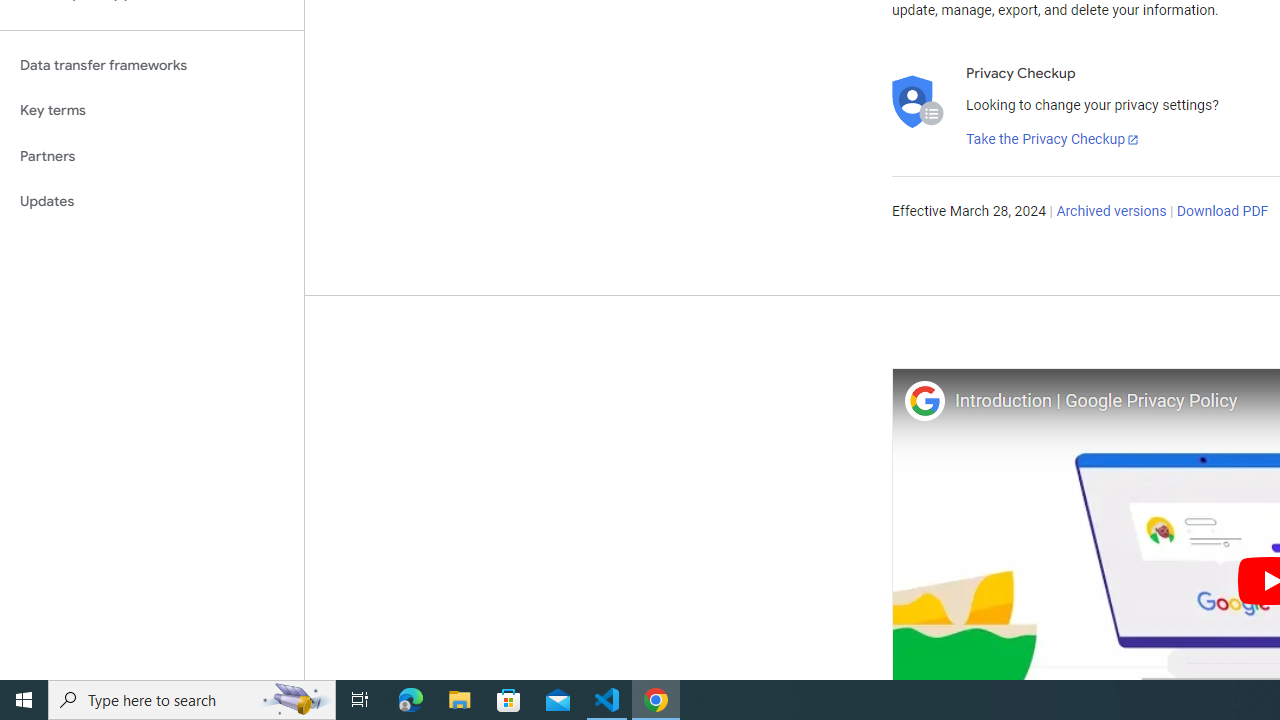  Describe the element at coordinates (151, 110) in the screenshot. I see `'Key terms'` at that location.